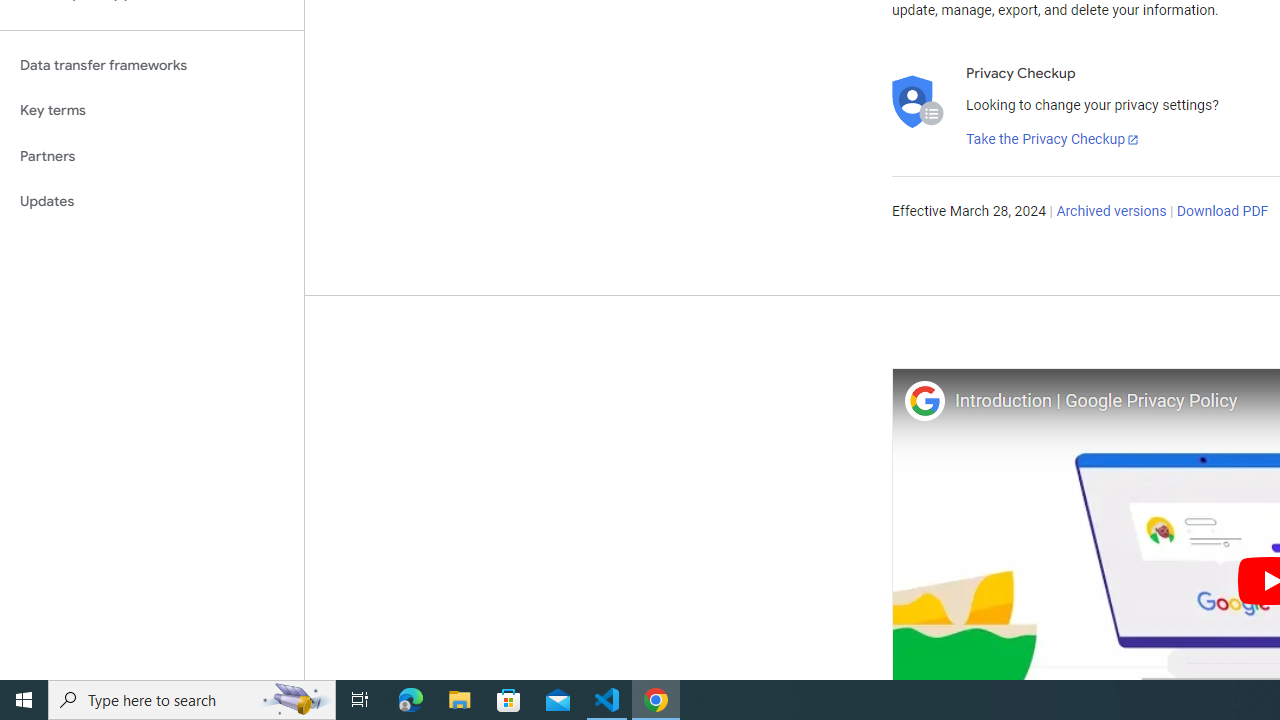  Describe the element at coordinates (151, 110) in the screenshot. I see `'Key terms'` at that location.